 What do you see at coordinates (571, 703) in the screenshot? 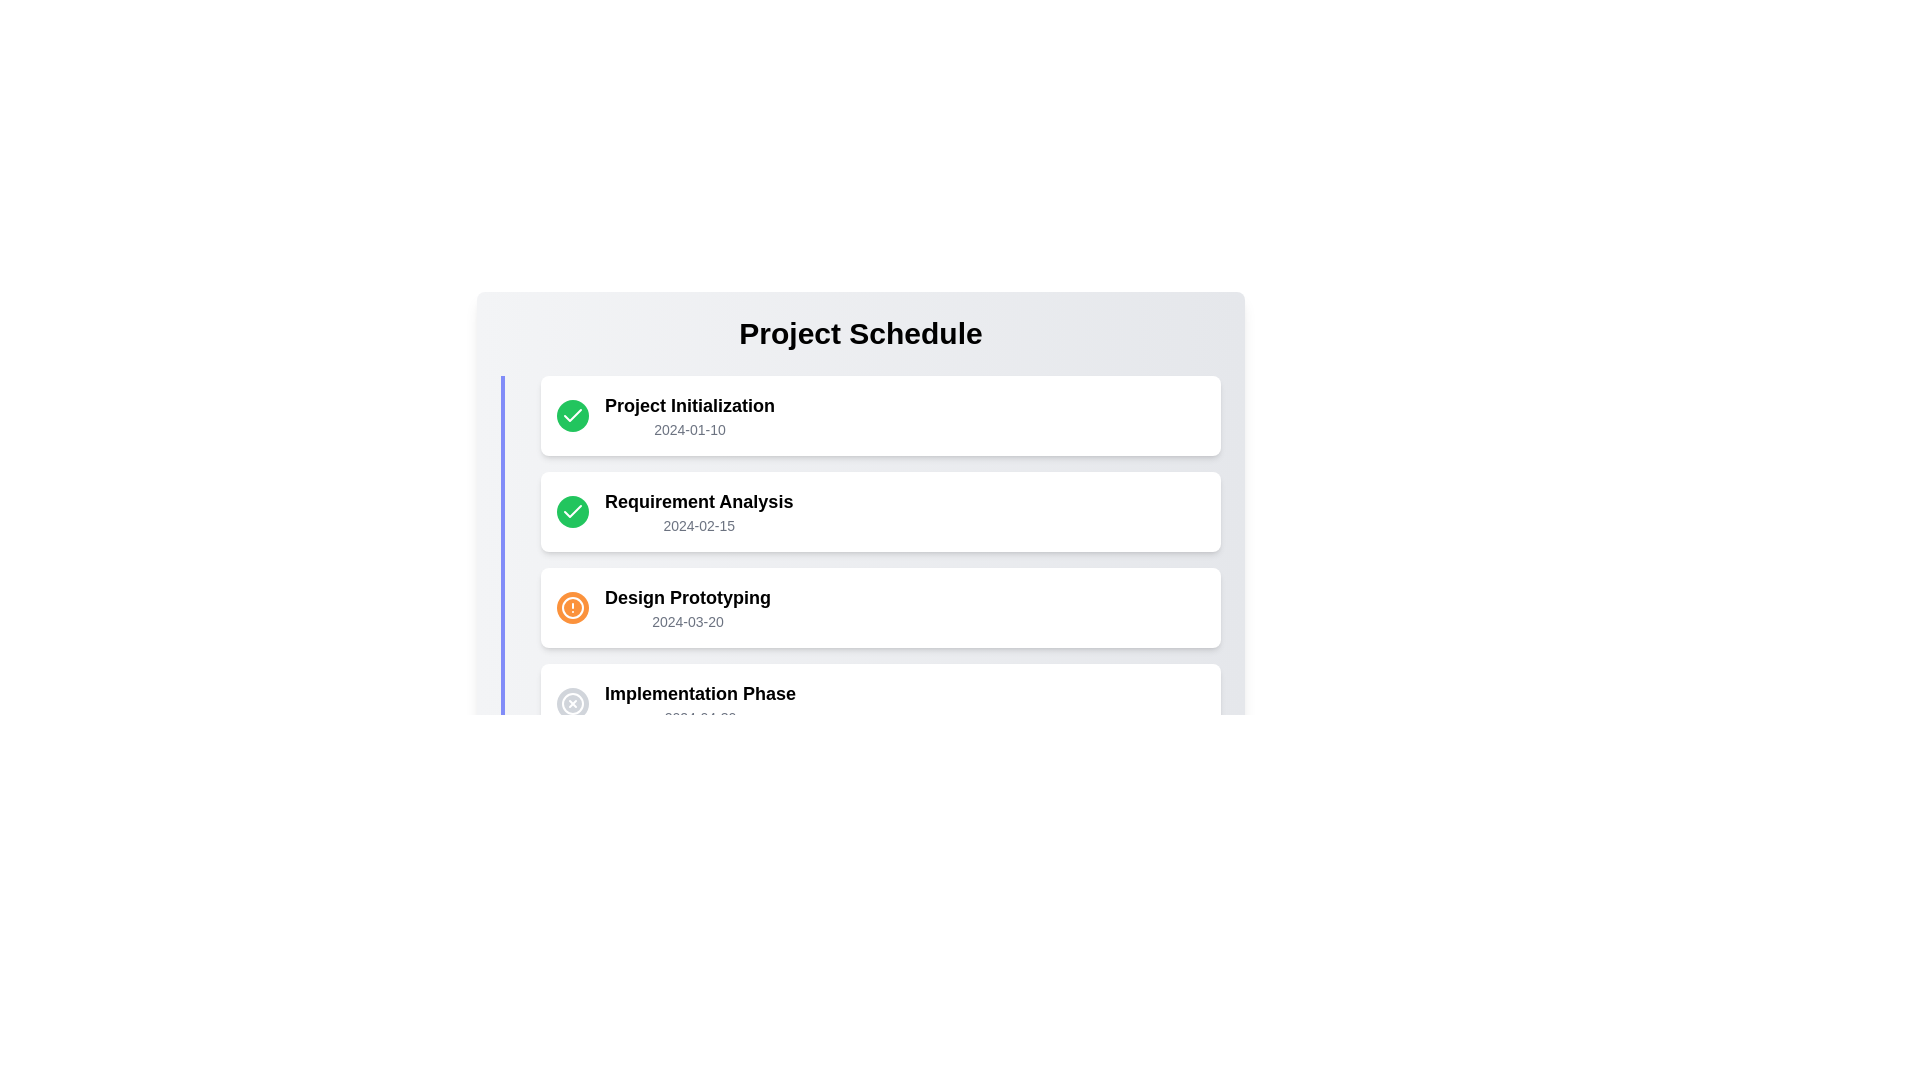
I see `the hollow circle icon with a cross inside, located on the far left of the 'Implementation Phase' list item, which is the fourth entry in the vertical sequence of schedule phases` at bounding box center [571, 703].